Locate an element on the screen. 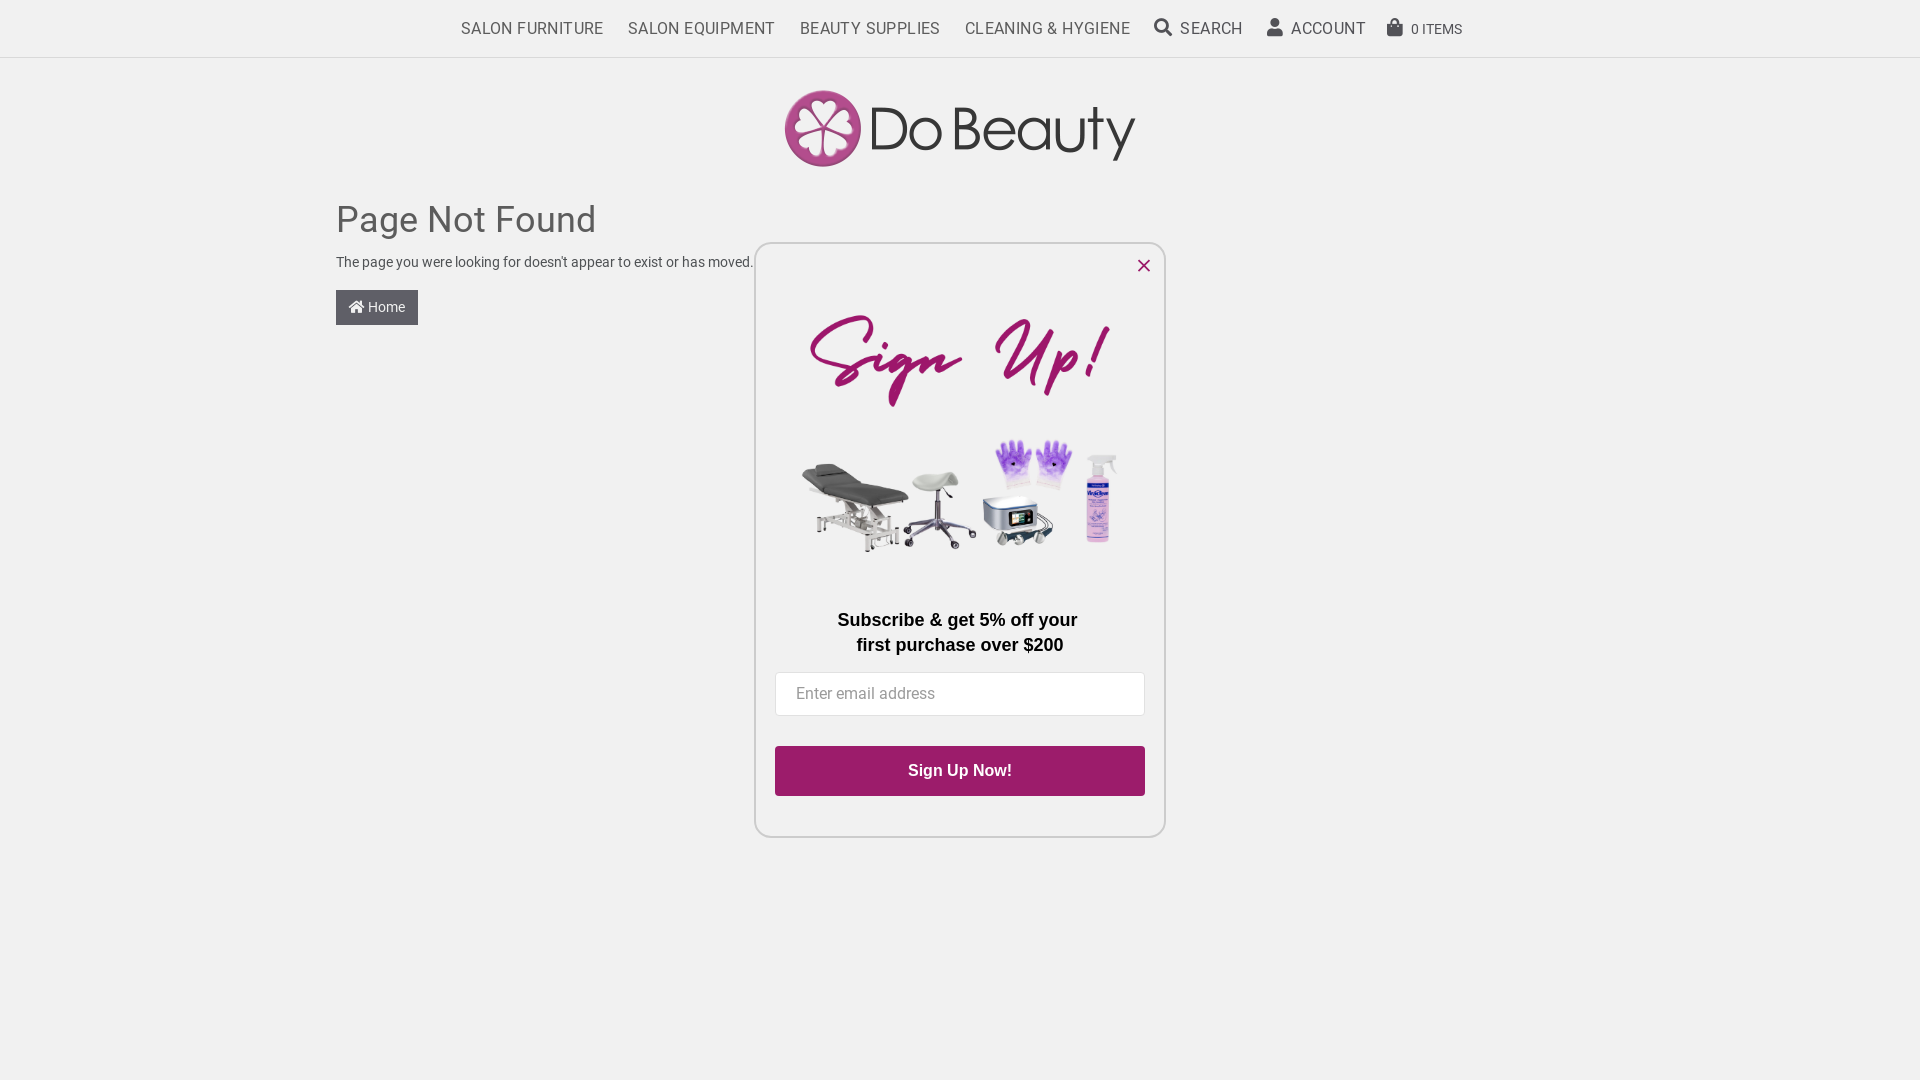 This screenshot has height=1080, width=1920. 'CLEANING & HYGIENE' is located at coordinates (1046, 29).